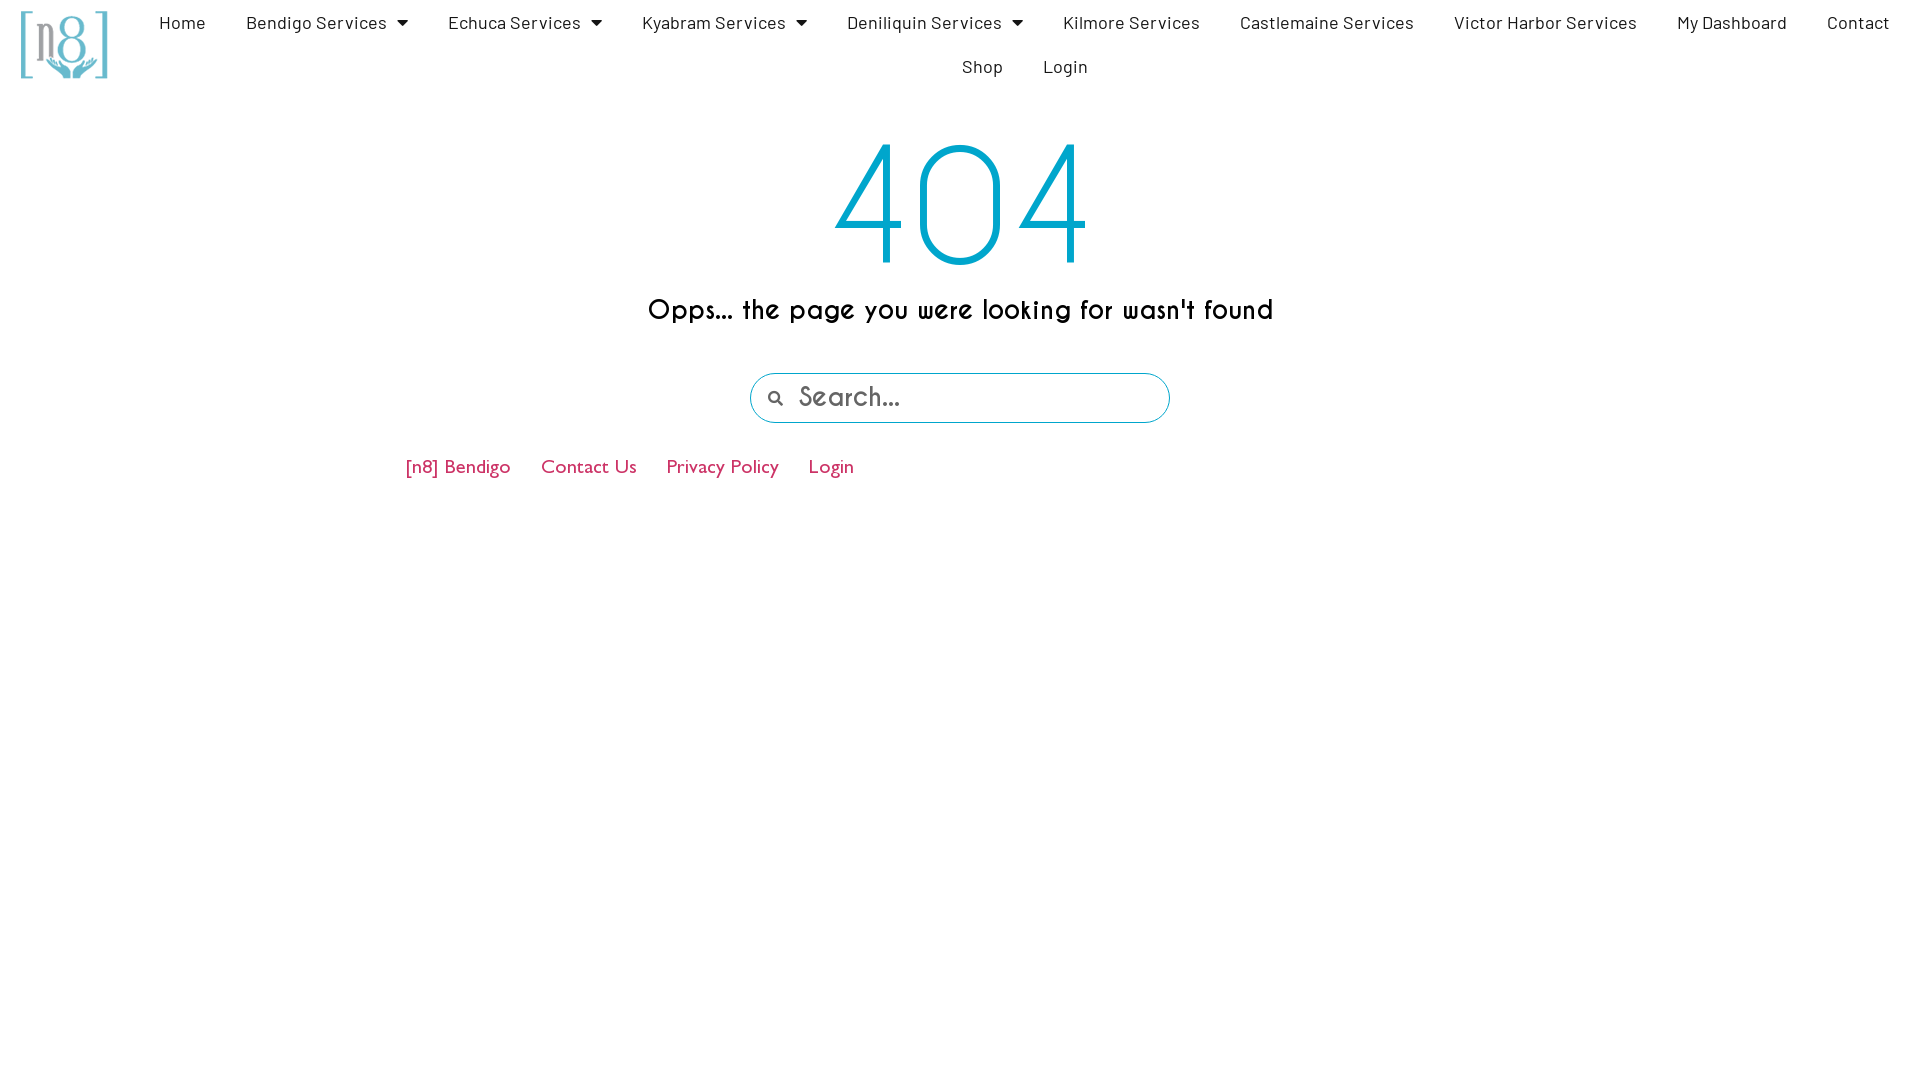 This screenshot has height=1080, width=1920. What do you see at coordinates (1326, 22) in the screenshot?
I see `'Castlemaine Services'` at bounding box center [1326, 22].